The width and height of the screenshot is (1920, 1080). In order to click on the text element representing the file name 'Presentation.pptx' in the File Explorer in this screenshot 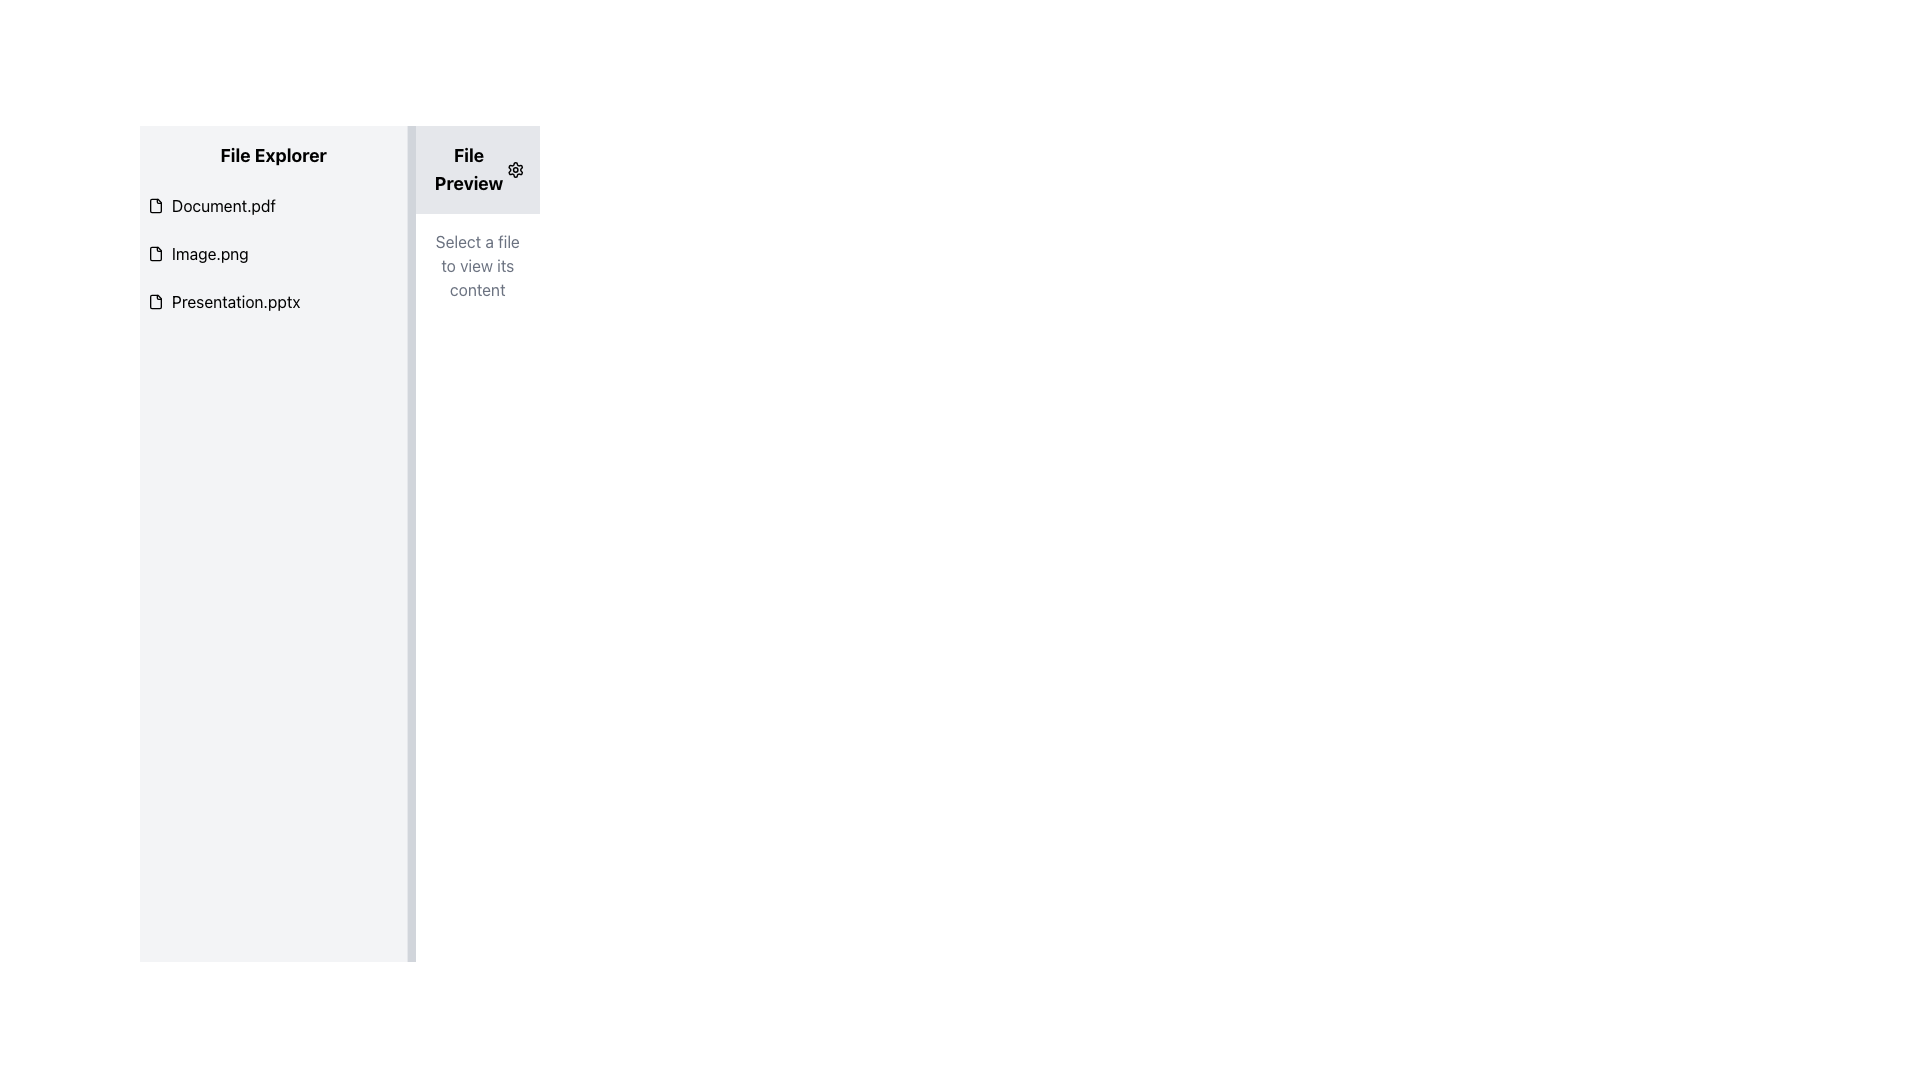, I will do `click(236, 301)`.